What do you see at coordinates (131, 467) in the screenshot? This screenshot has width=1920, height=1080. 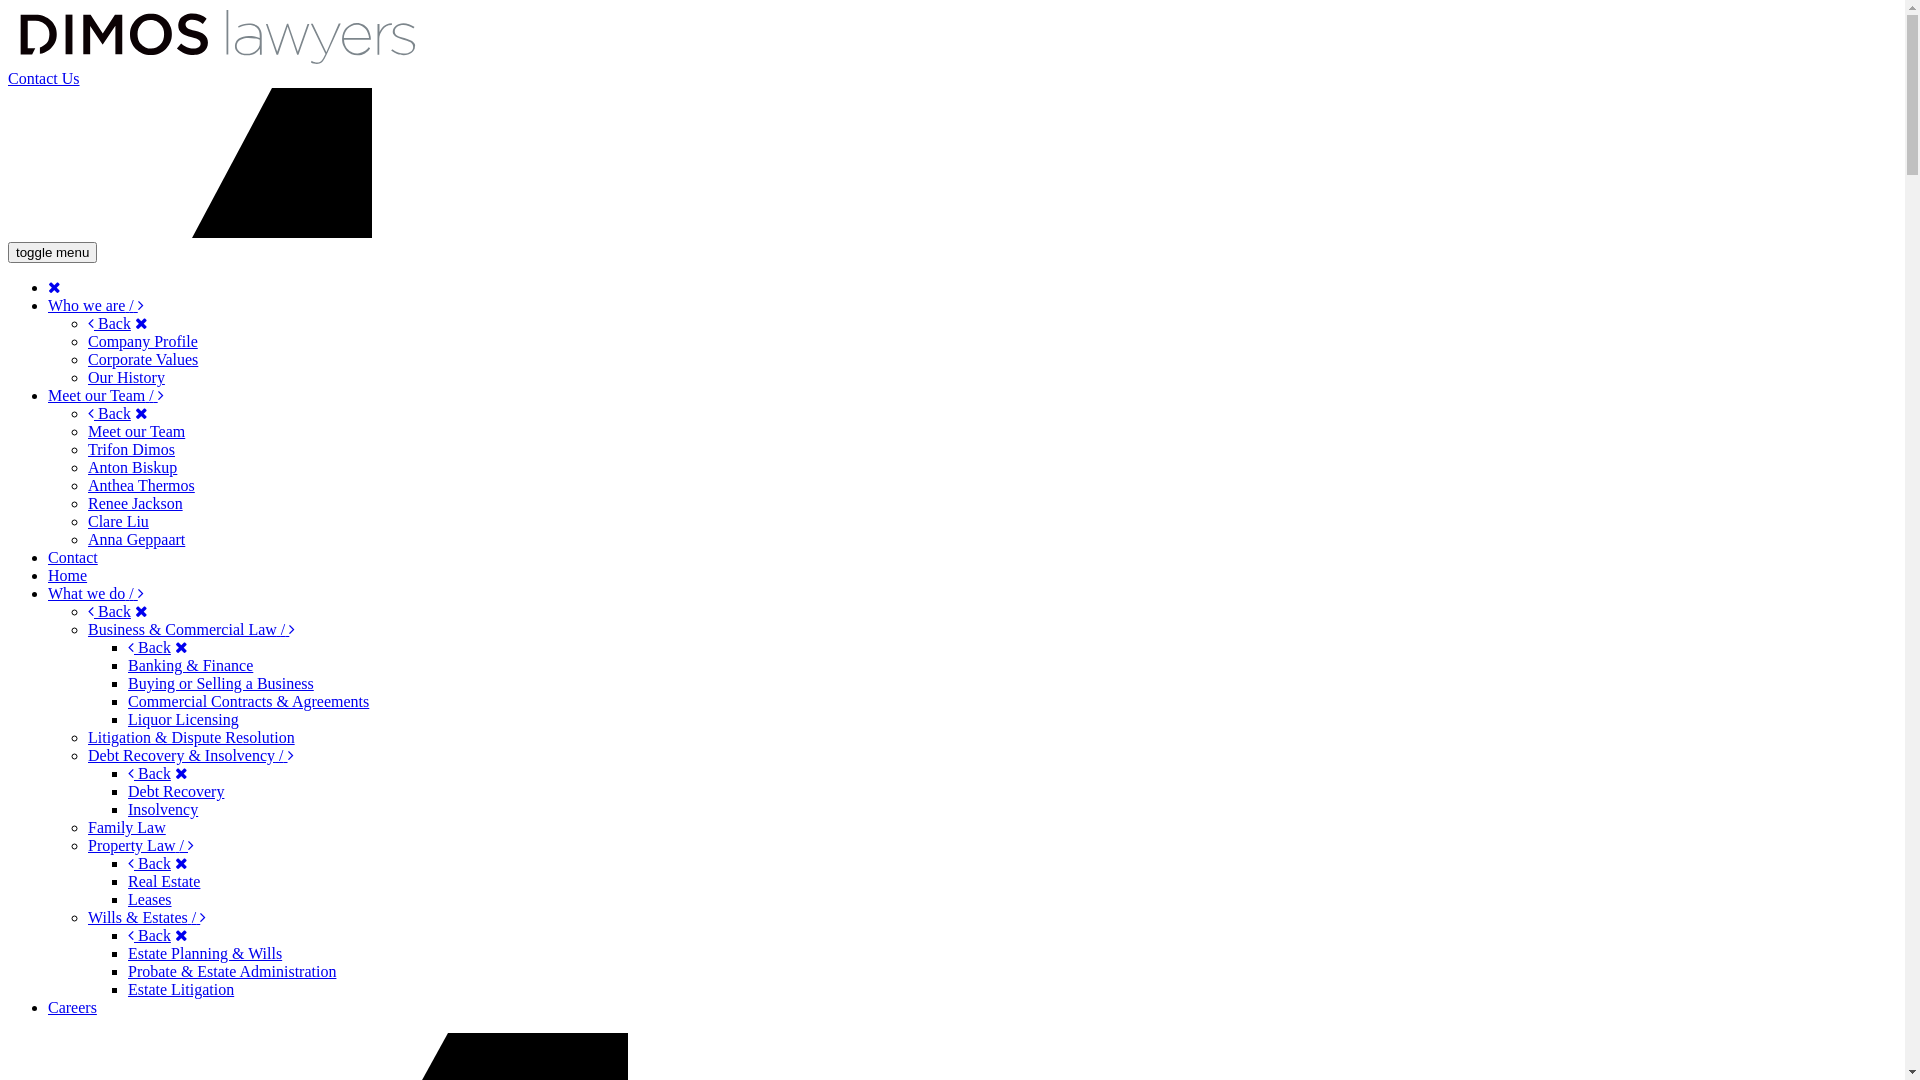 I see `'Anton Biskup'` at bounding box center [131, 467].